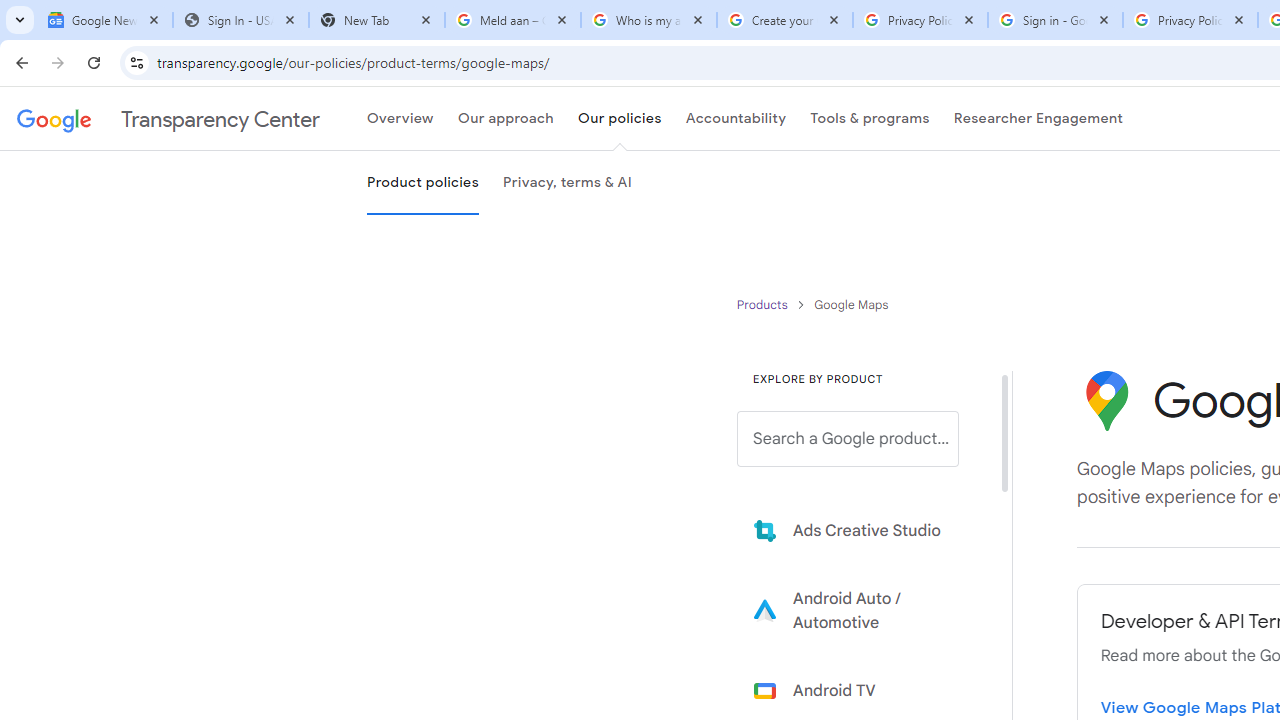 The height and width of the screenshot is (720, 1280). What do you see at coordinates (862, 609) in the screenshot?
I see `'Learn more about Android Auto'` at bounding box center [862, 609].